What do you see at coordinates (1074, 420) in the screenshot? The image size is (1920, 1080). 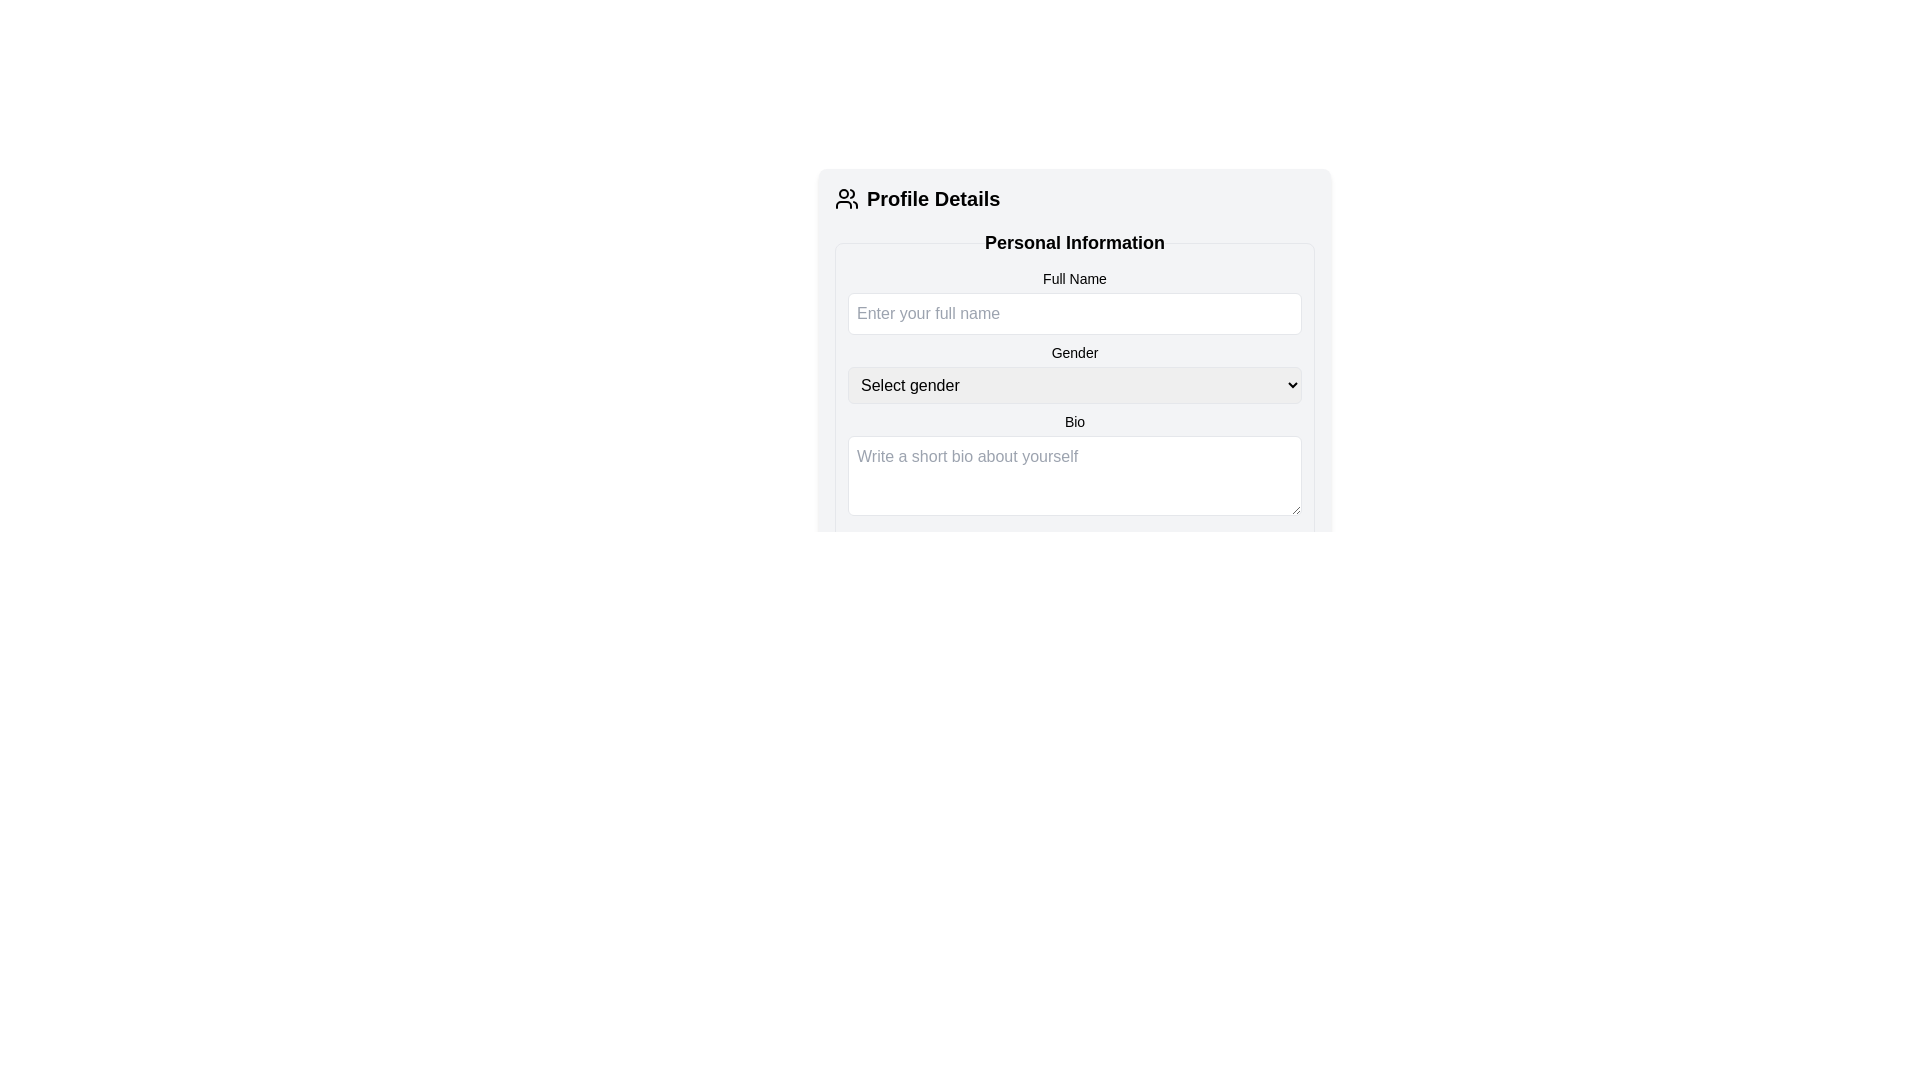 I see `the static text label that indicates the purpose of the input field below it, which guides users to provide a short self-description` at bounding box center [1074, 420].